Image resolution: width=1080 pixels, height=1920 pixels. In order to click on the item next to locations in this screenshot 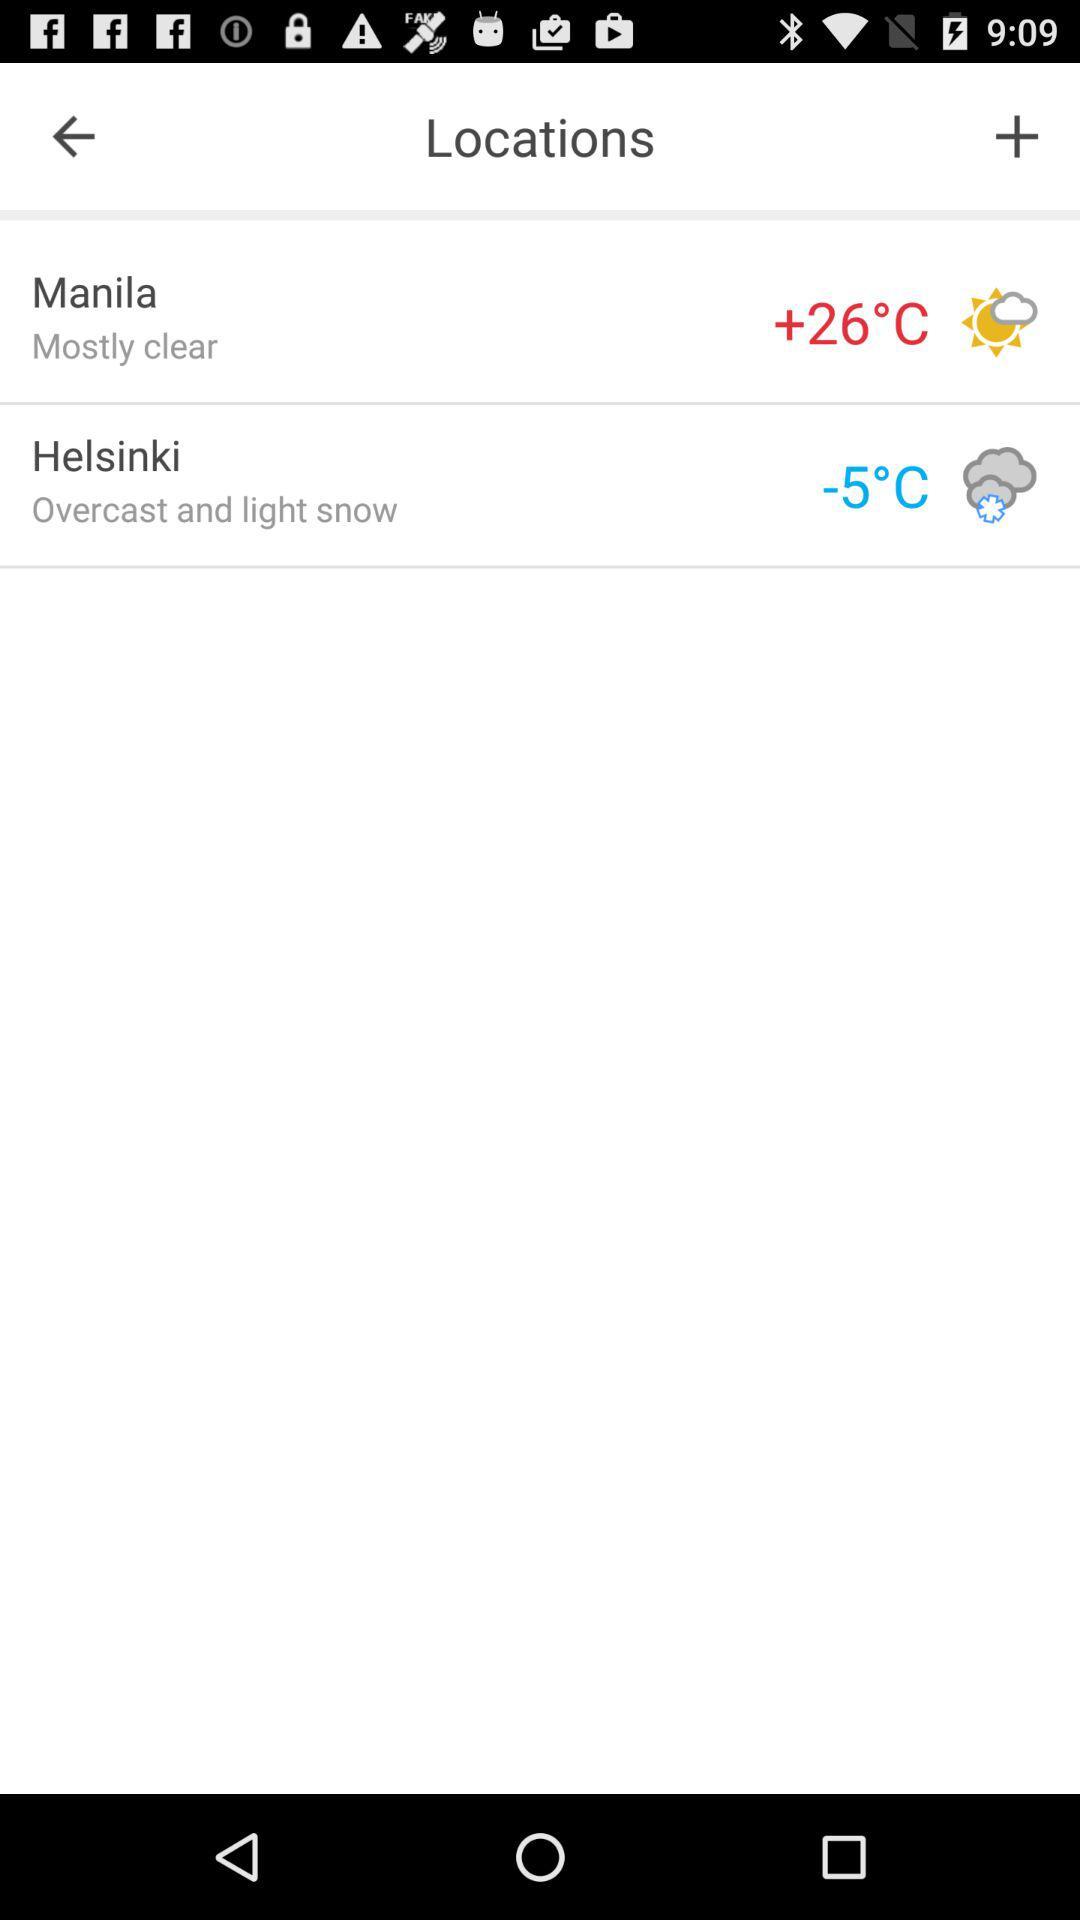, I will do `click(72, 135)`.